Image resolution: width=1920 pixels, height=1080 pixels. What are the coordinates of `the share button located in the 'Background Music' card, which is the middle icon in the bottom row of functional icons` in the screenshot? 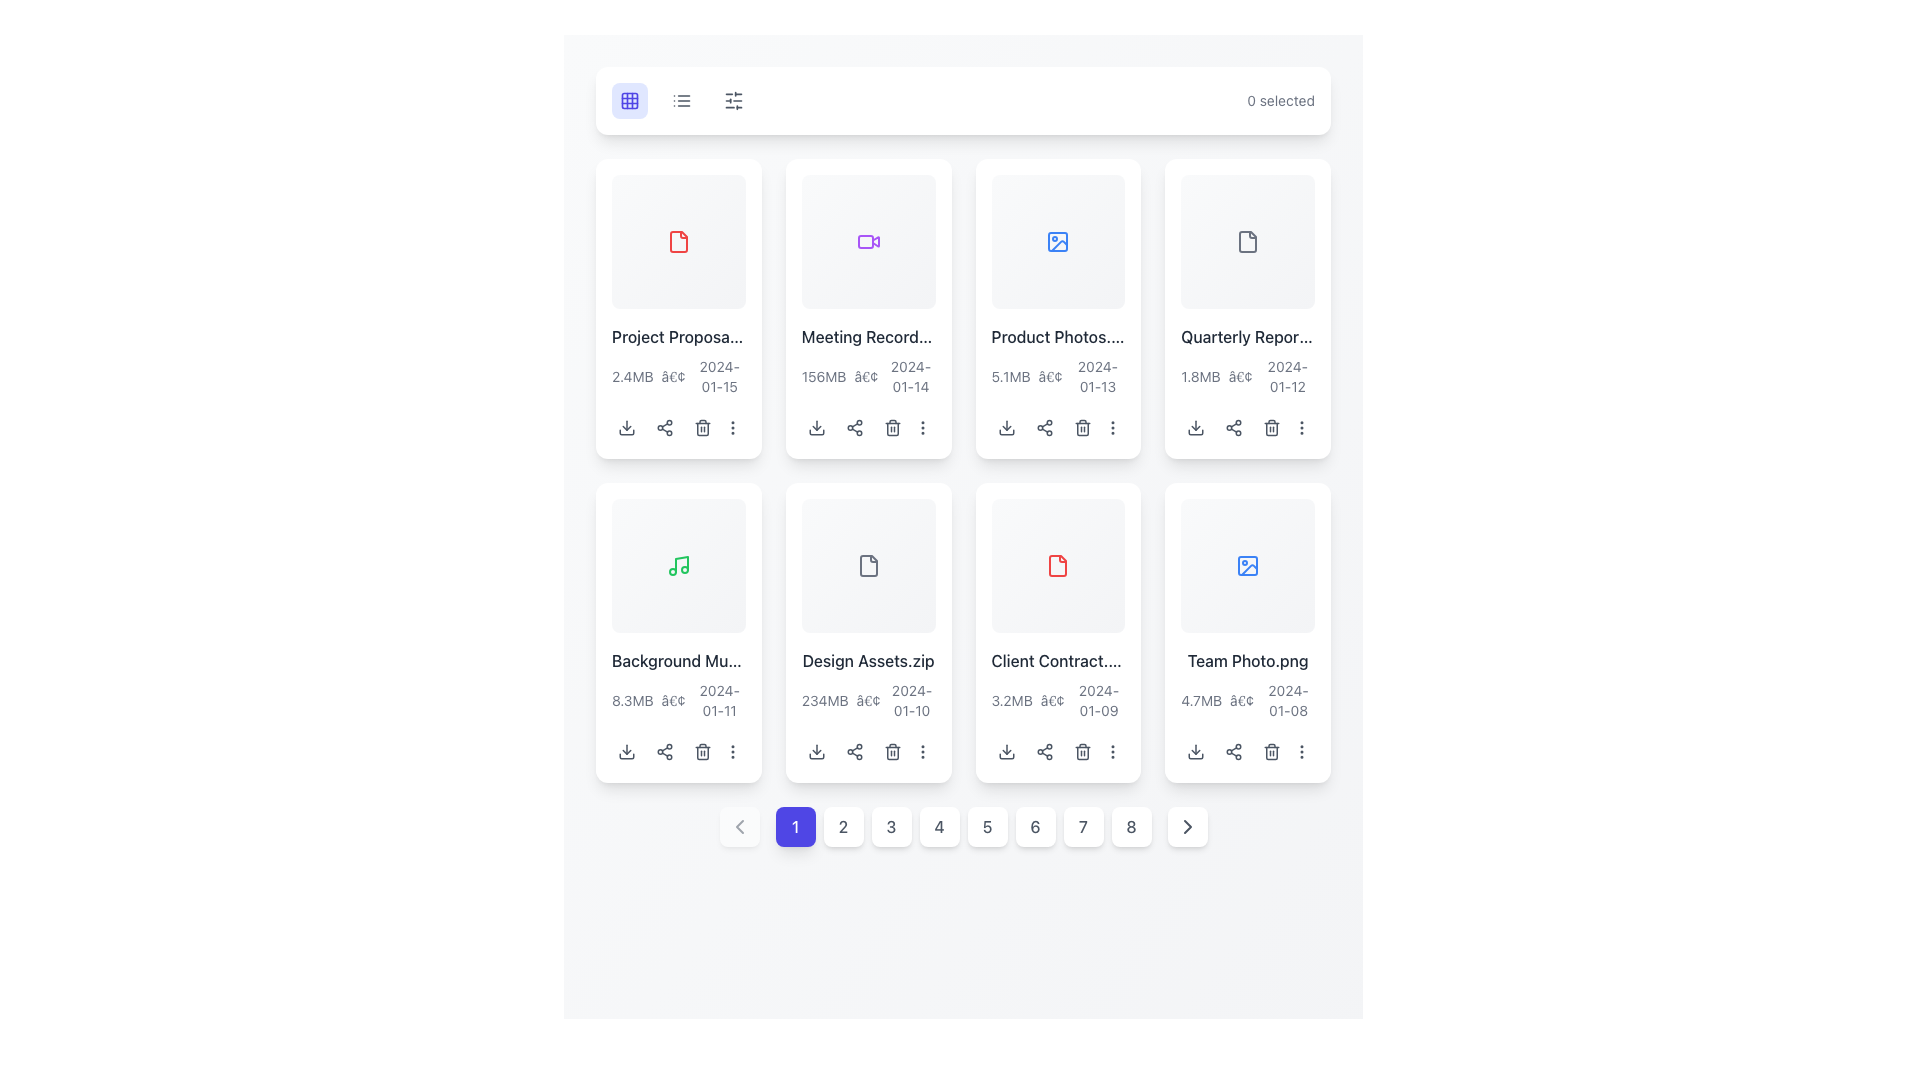 It's located at (665, 751).